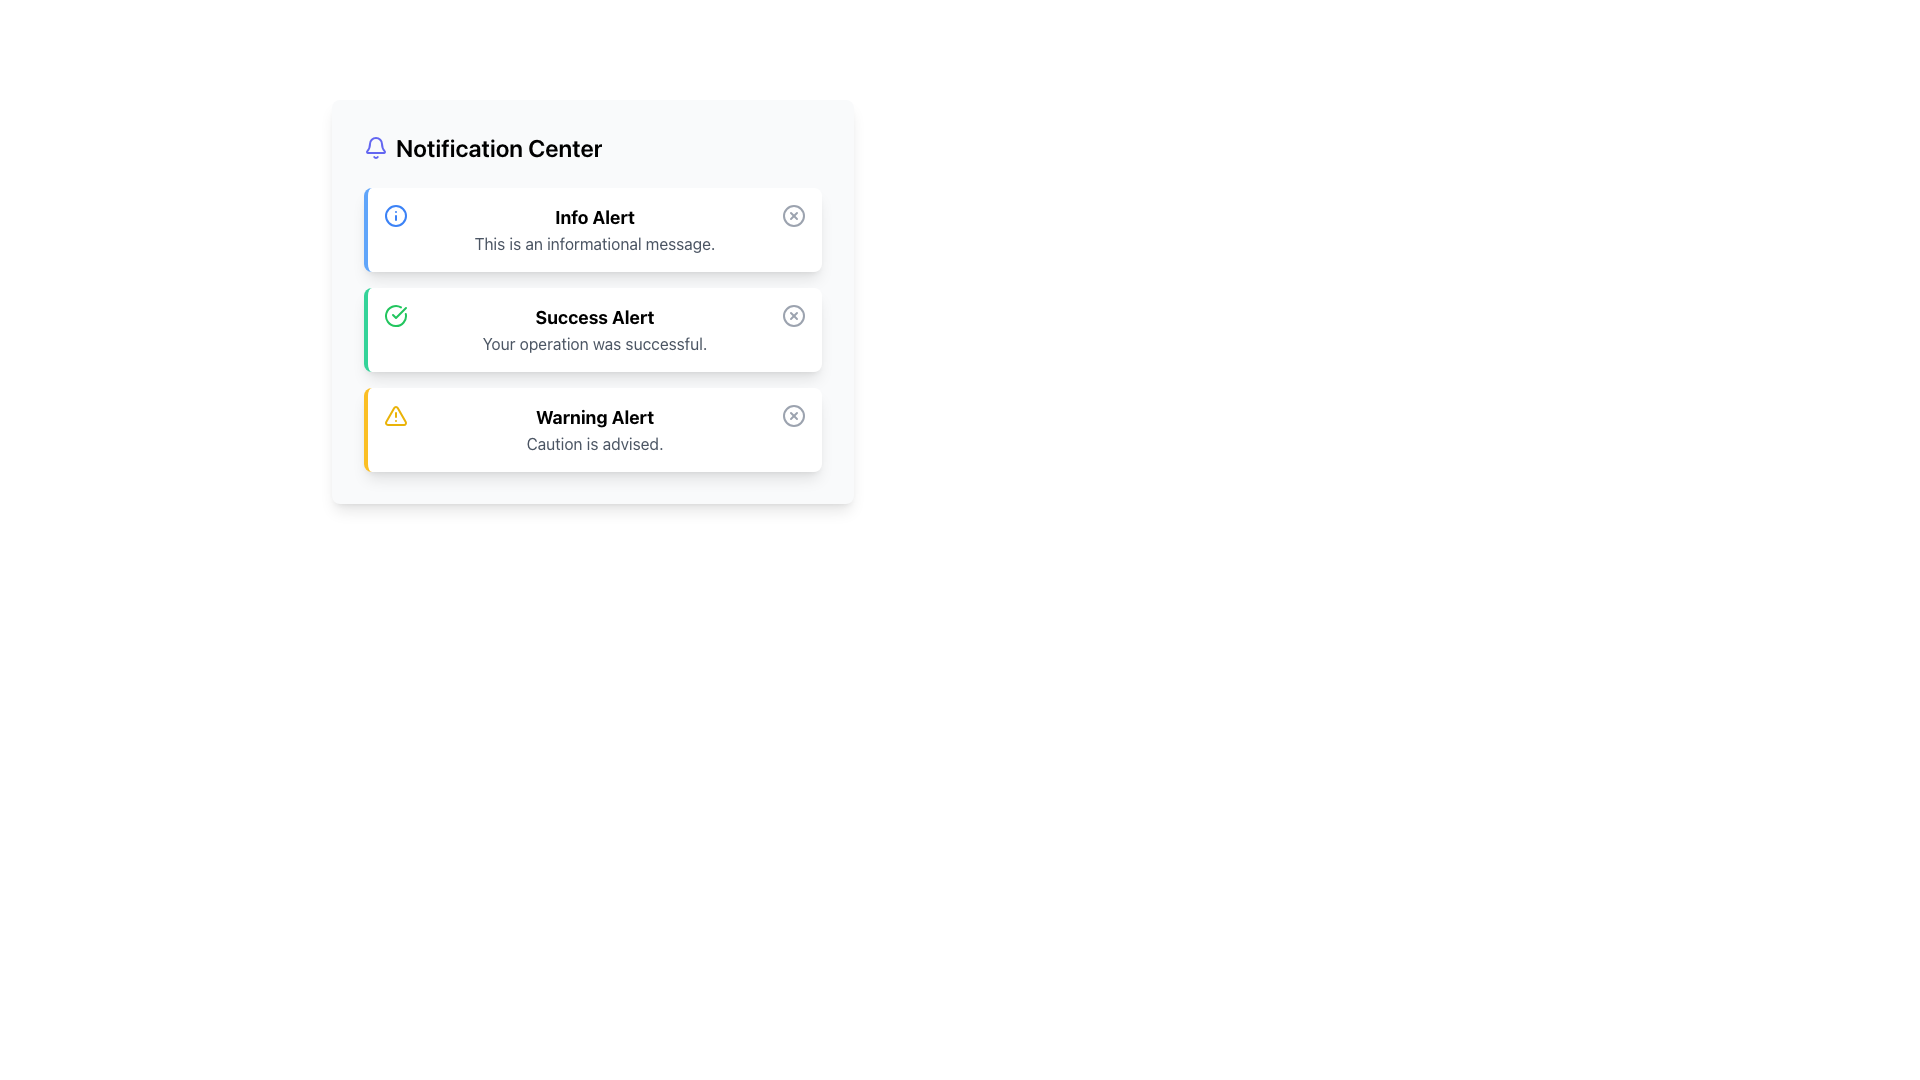  Describe the element at coordinates (594, 428) in the screenshot. I see `the 'Warning Alert' textual alert message, which has a bolded title and is styled in a card-like component with a yellow border, located in the Notification Center panel` at that location.